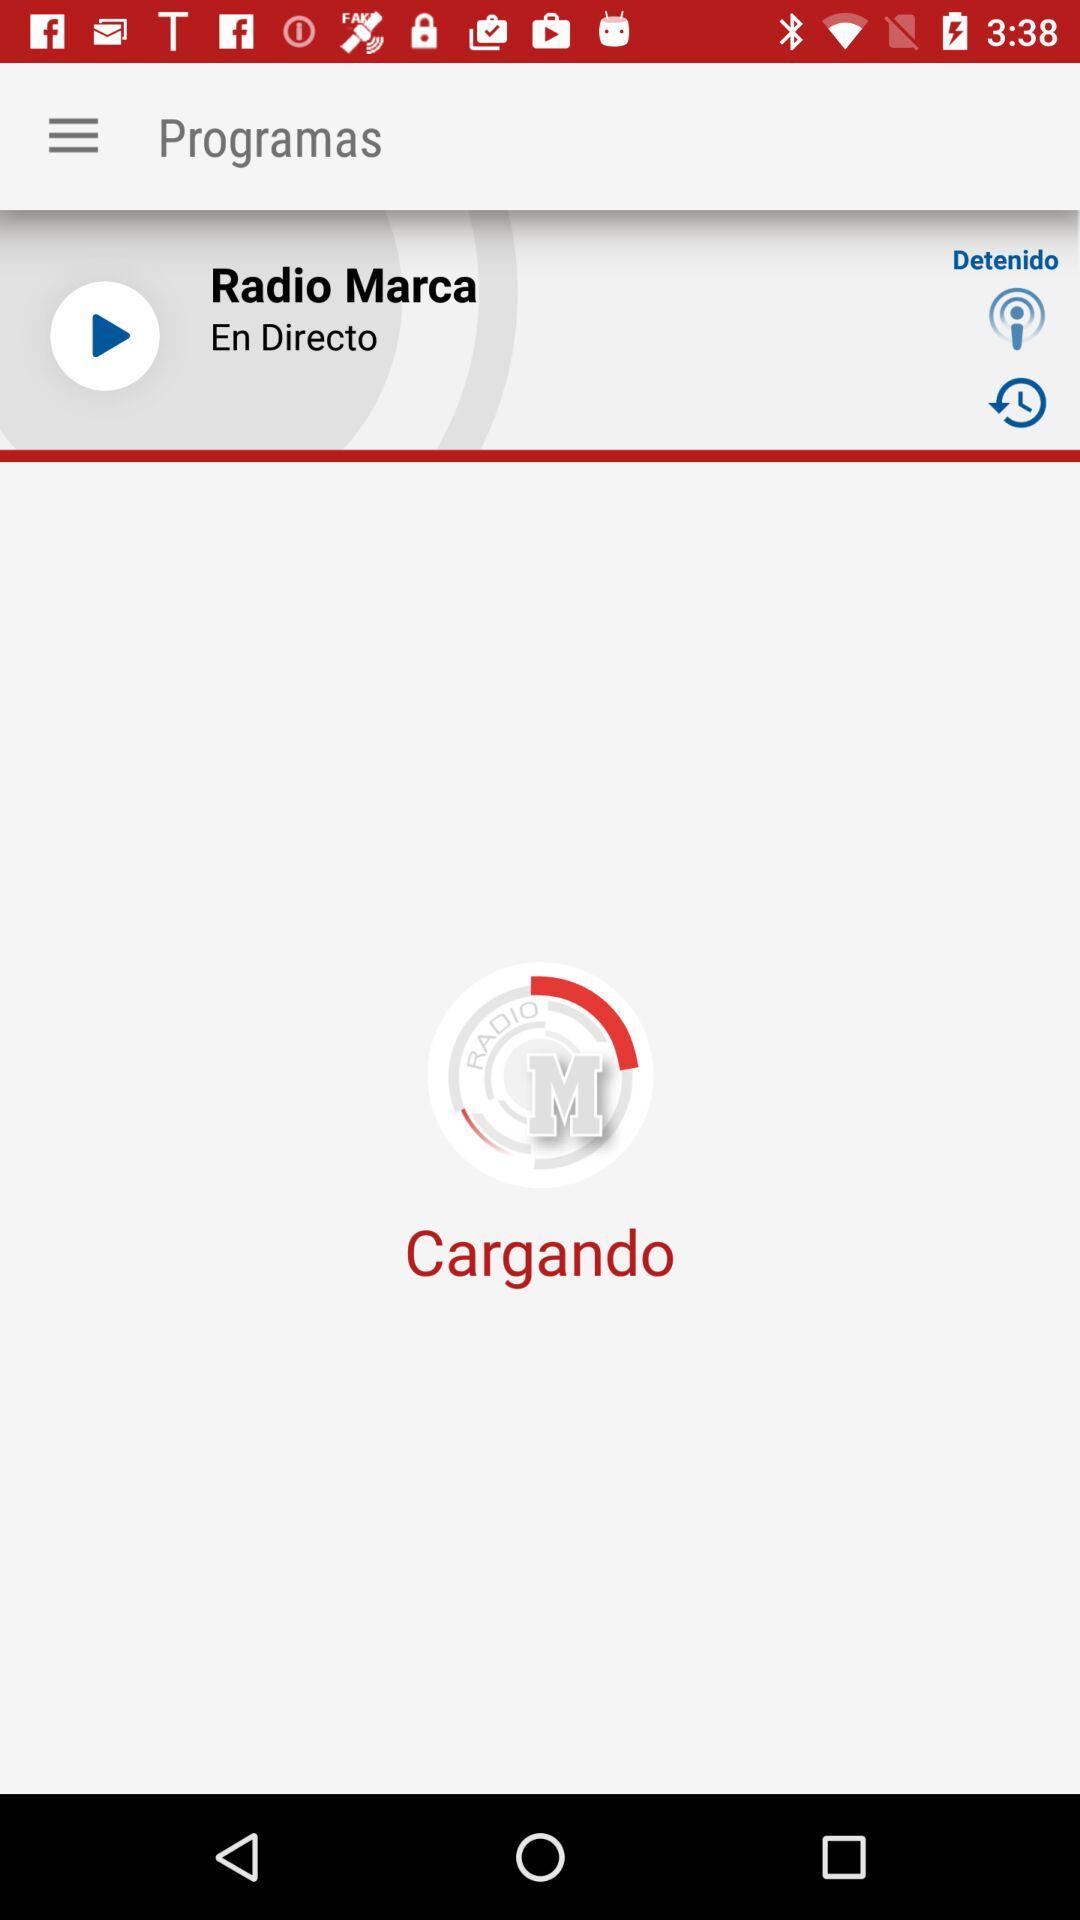 This screenshot has width=1080, height=1920. I want to click on the item below detenido icon, so click(1017, 317).